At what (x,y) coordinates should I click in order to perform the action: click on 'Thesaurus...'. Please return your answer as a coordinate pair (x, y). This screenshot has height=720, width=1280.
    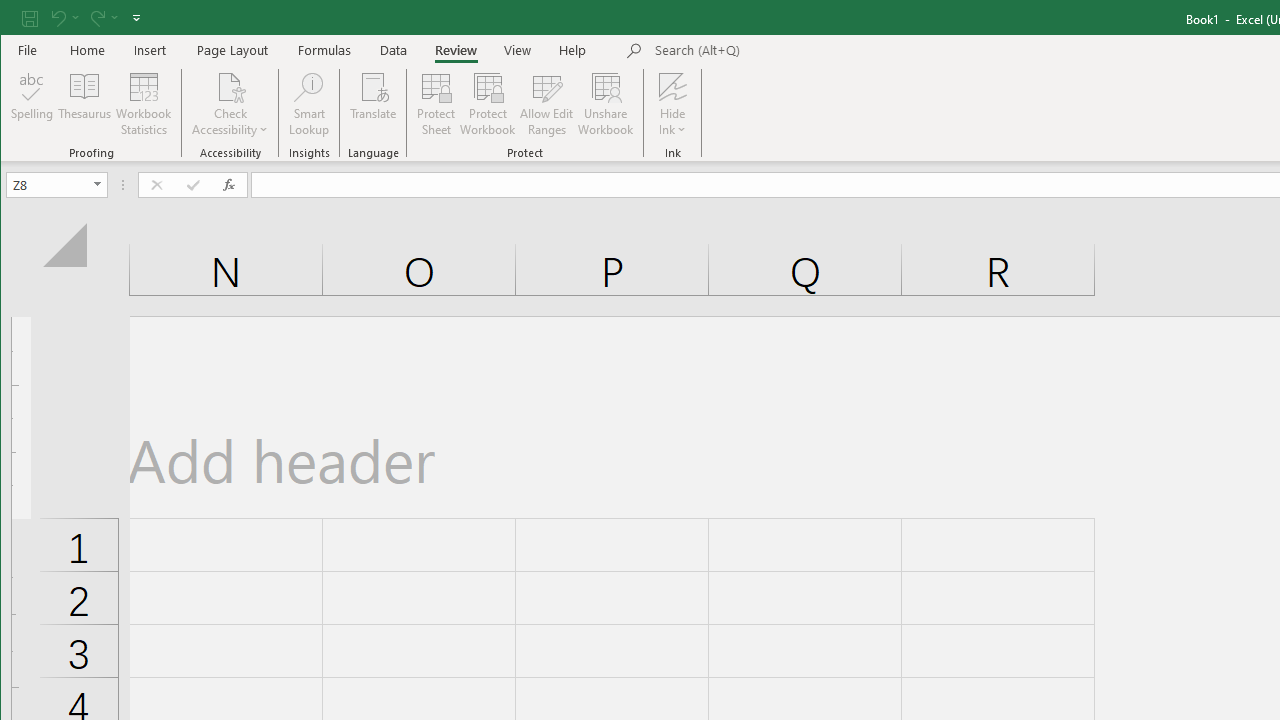
    Looking at the image, I should click on (84, 104).